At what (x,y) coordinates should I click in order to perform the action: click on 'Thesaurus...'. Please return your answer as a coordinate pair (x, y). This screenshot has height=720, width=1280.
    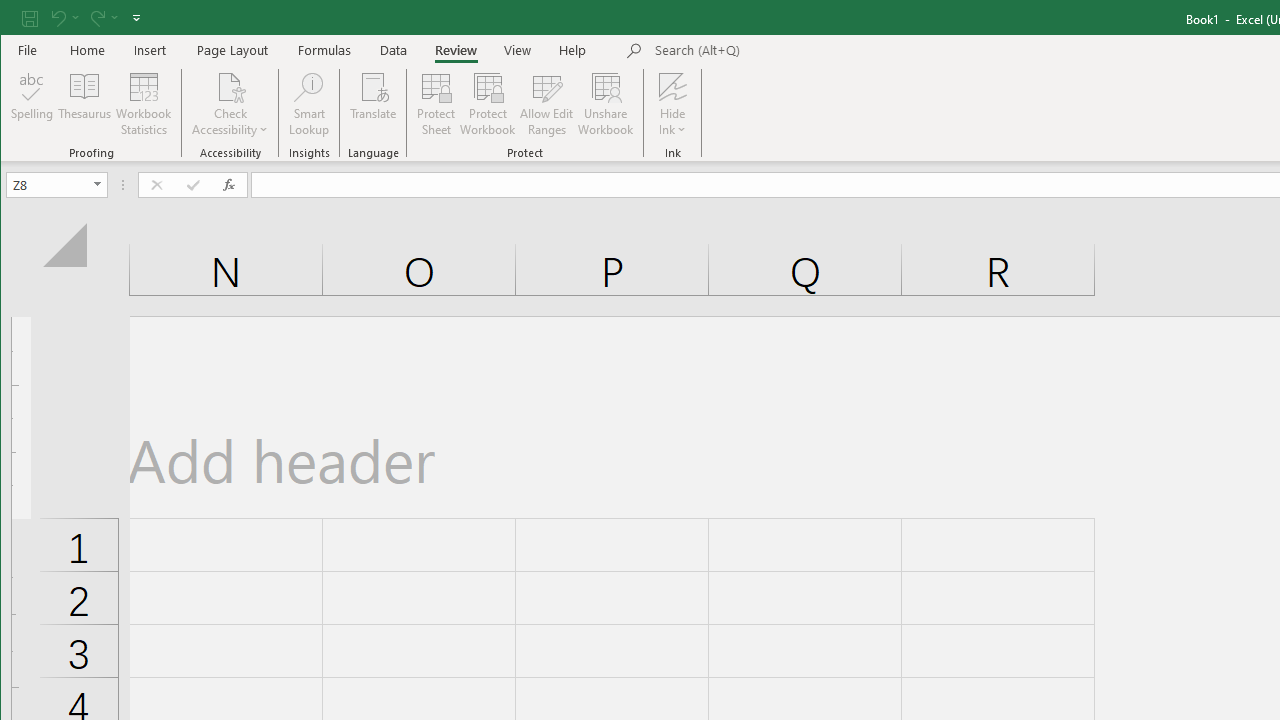
    Looking at the image, I should click on (84, 104).